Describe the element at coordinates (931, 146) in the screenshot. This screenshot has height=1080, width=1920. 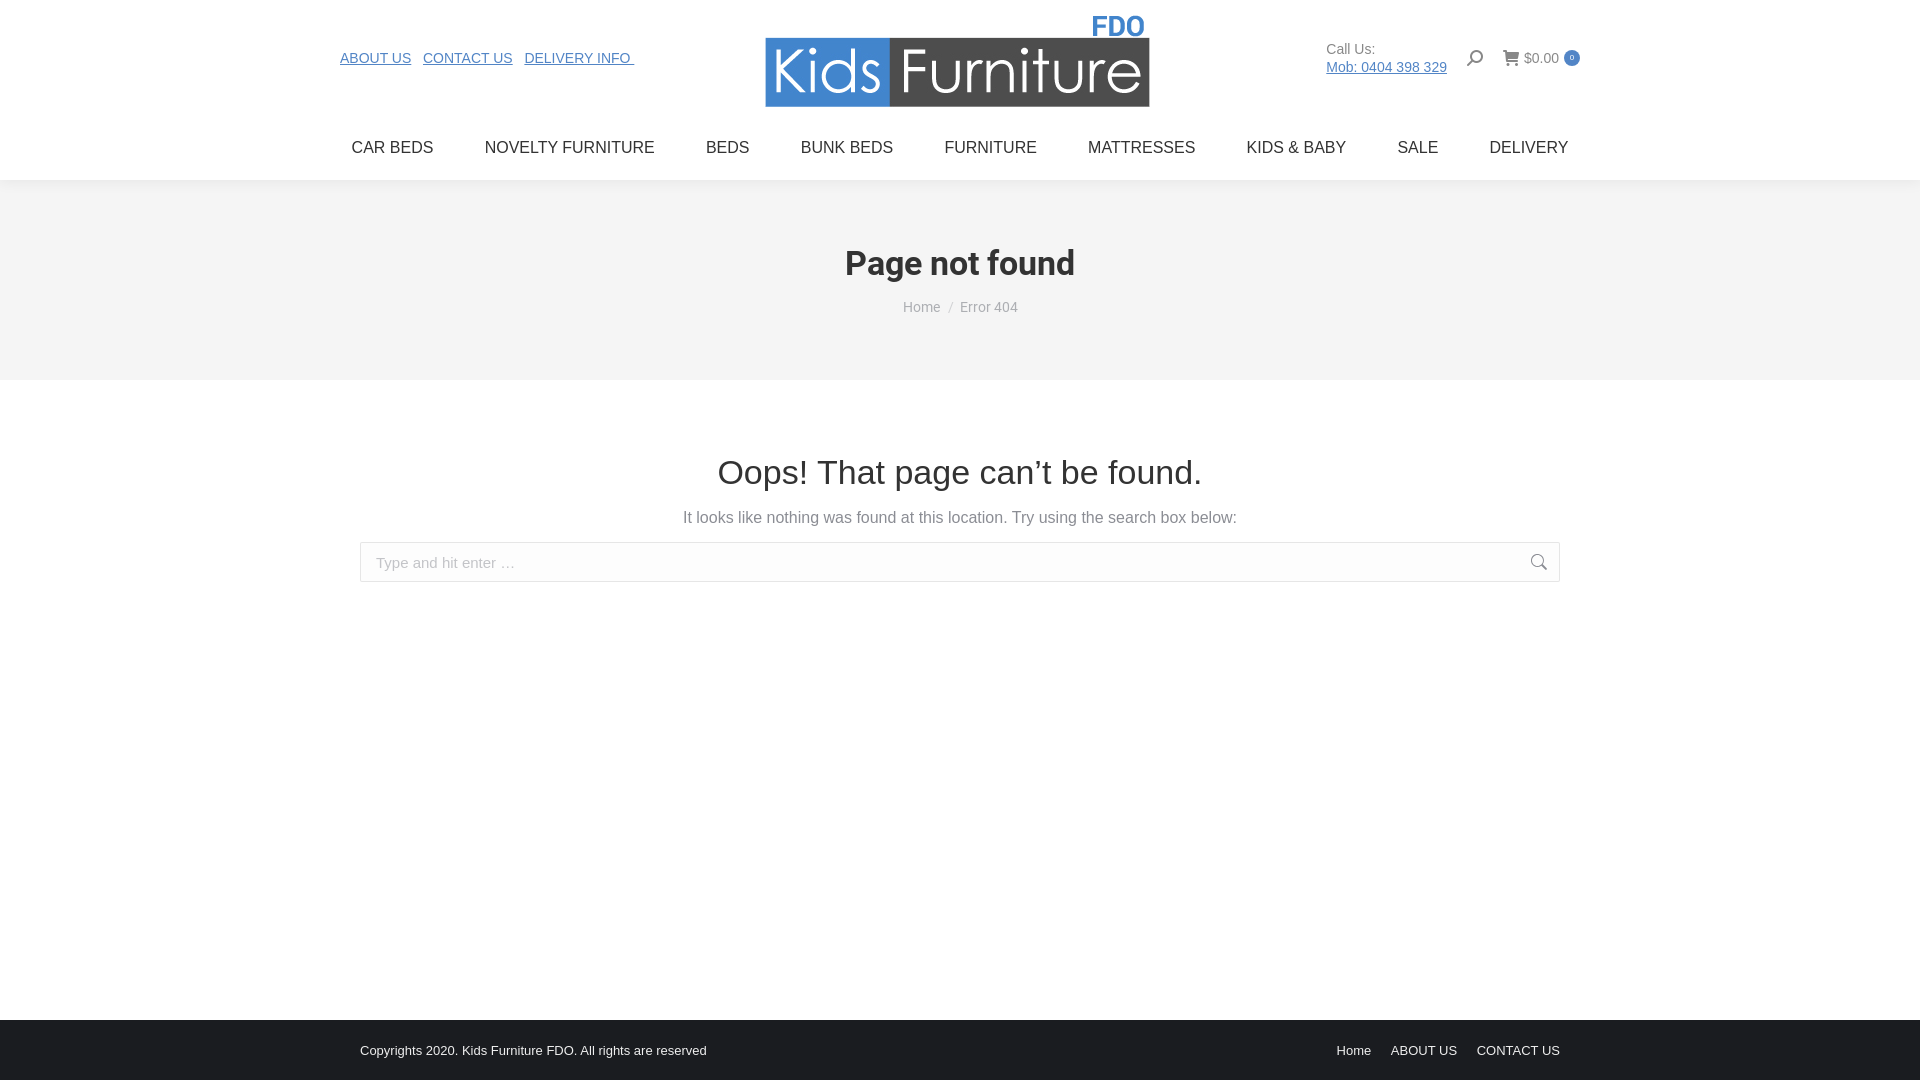
I see `'FURNITURE'` at that location.